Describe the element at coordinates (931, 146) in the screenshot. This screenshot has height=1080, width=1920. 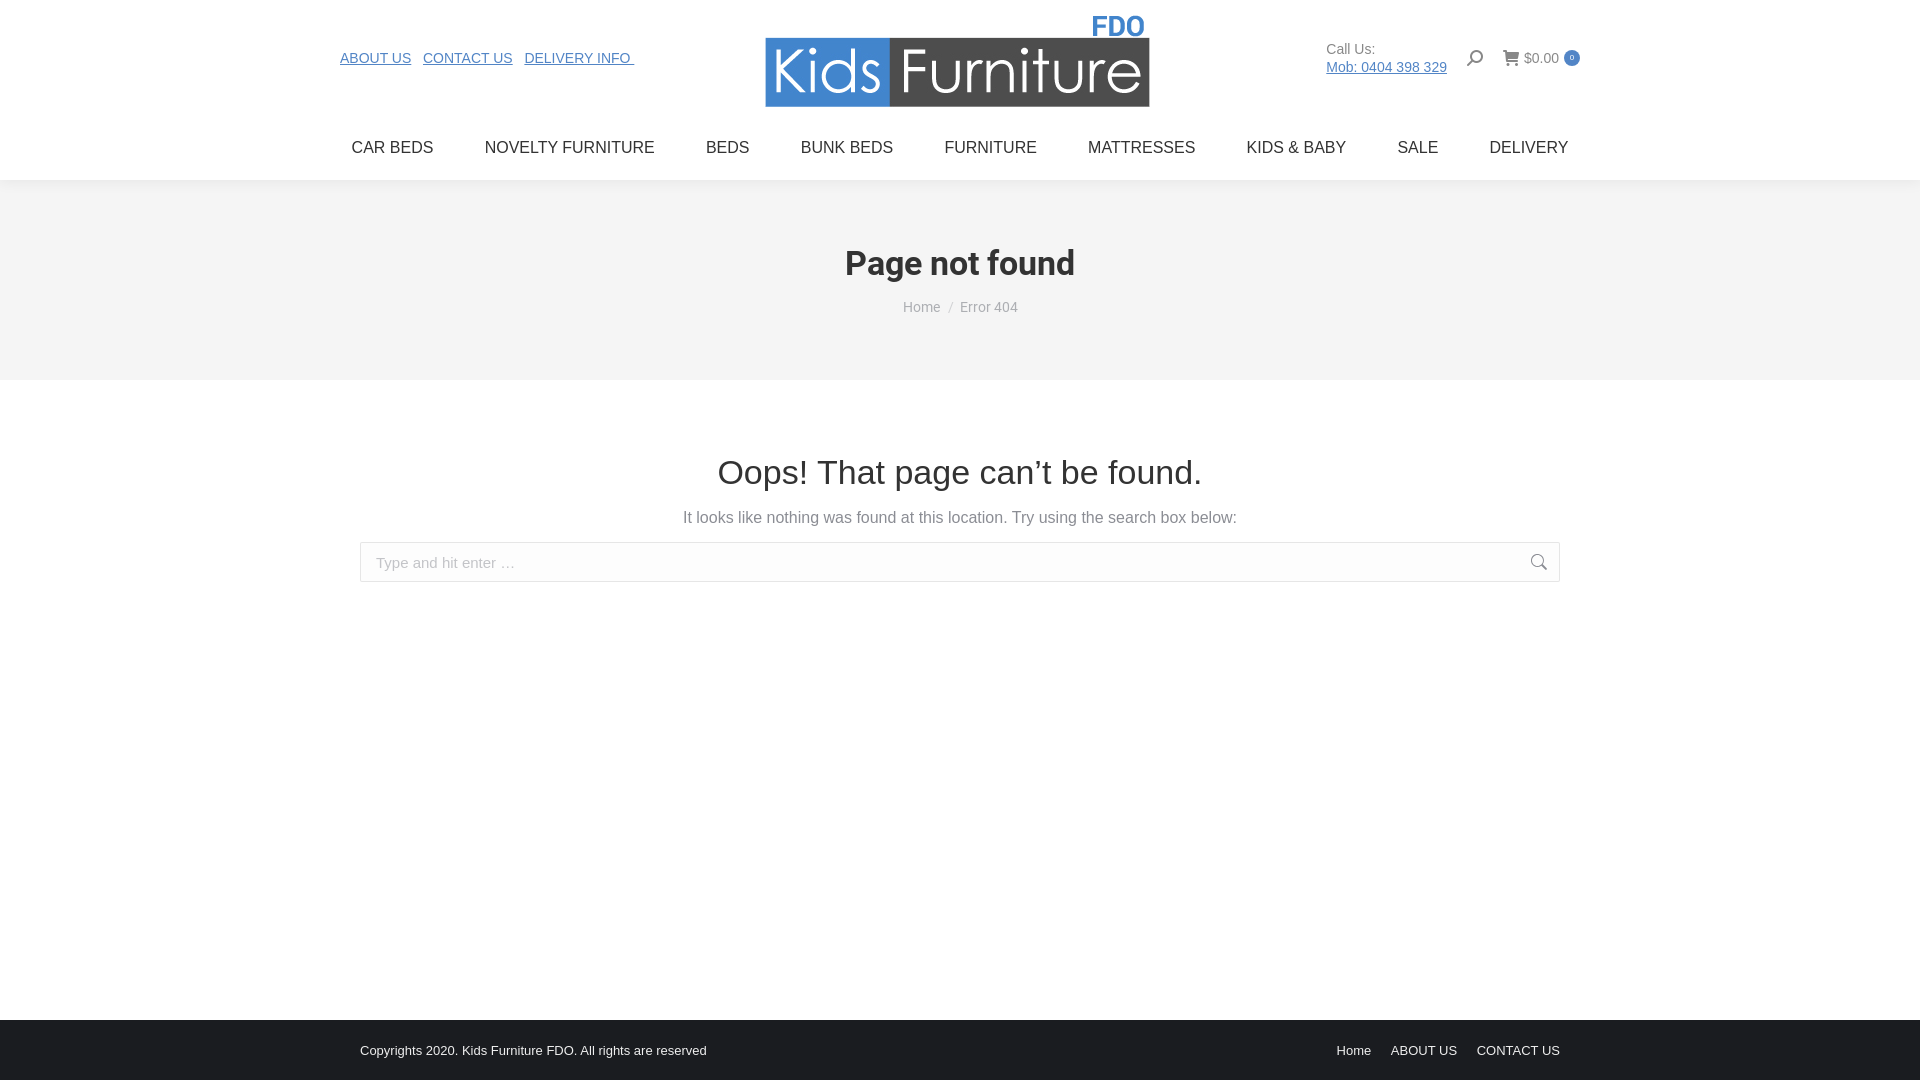
I see `'FURNITURE'` at that location.